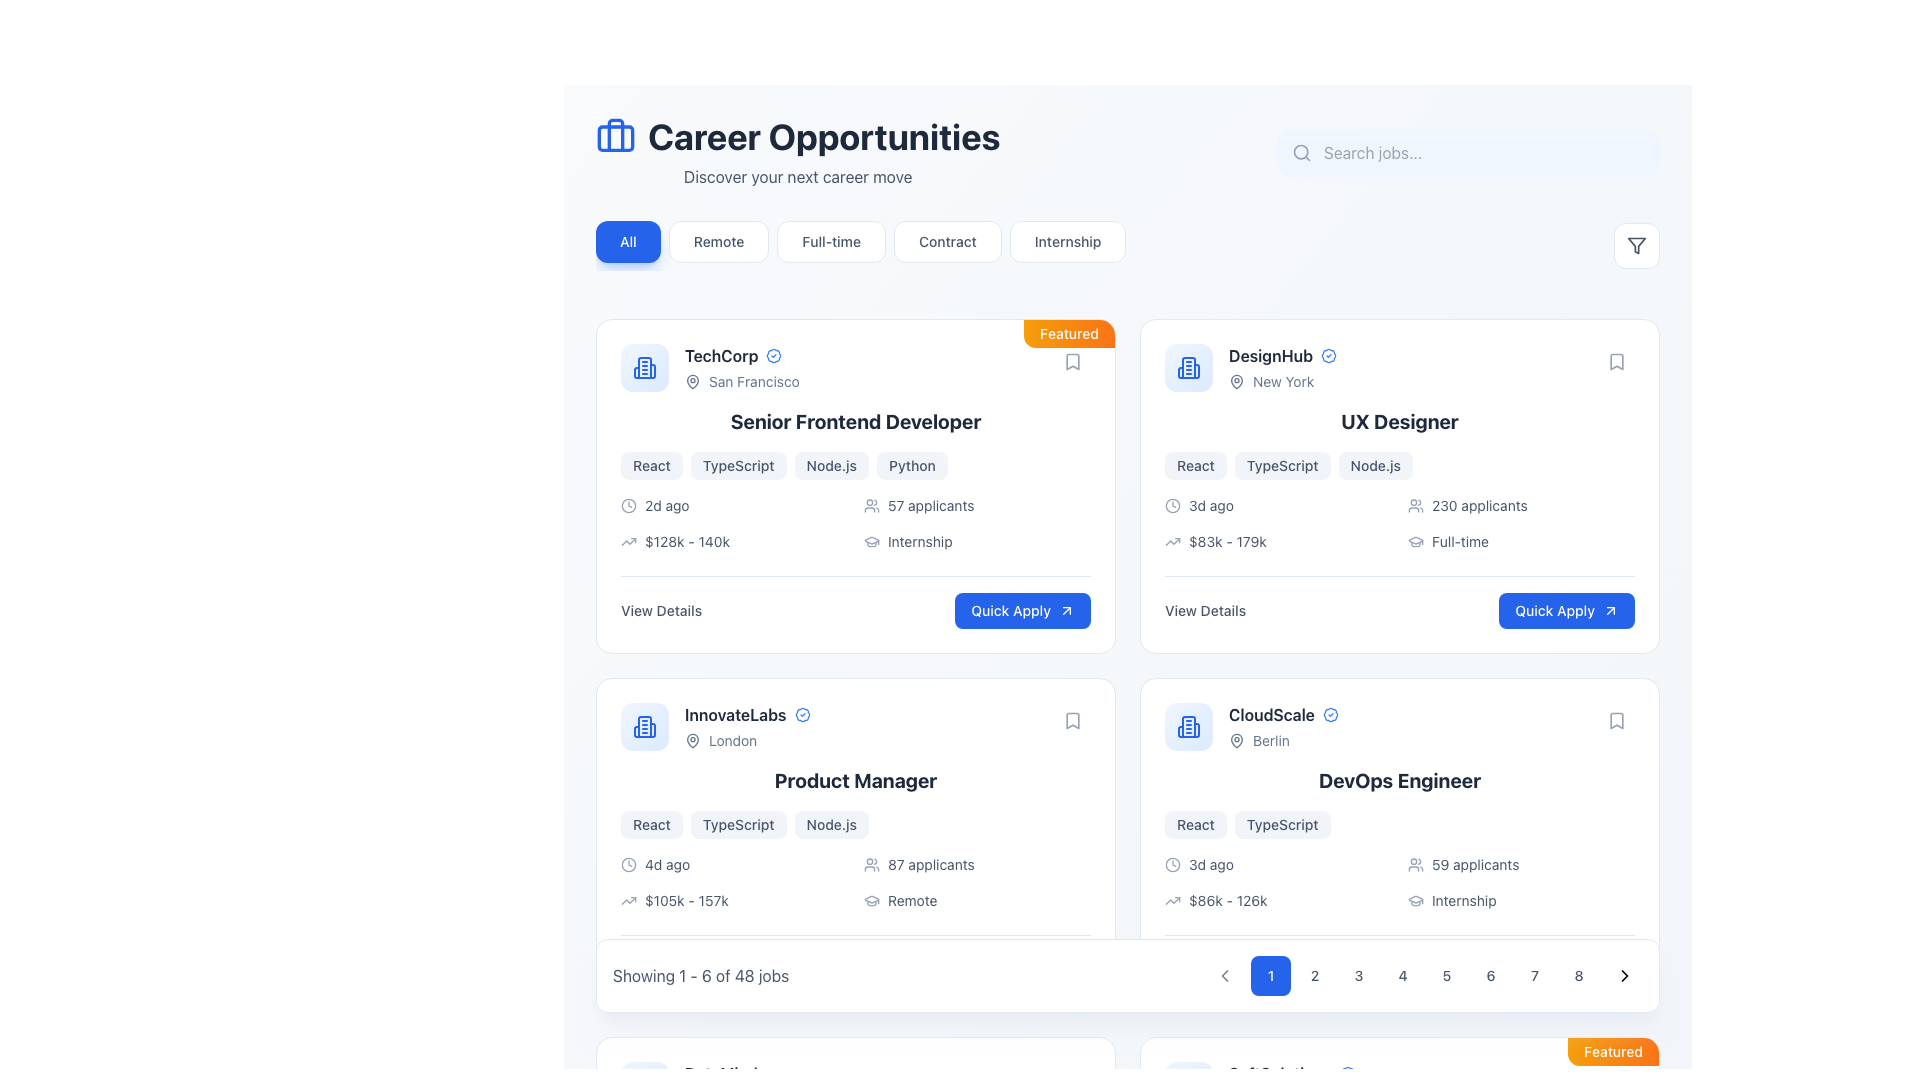 The image size is (1920, 1080). Describe the element at coordinates (1399, 420) in the screenshot. I see `the static text element that identifies the job position title, located in the upper-middle part of the DesignHub job listing card, directly below the company information` at that location.